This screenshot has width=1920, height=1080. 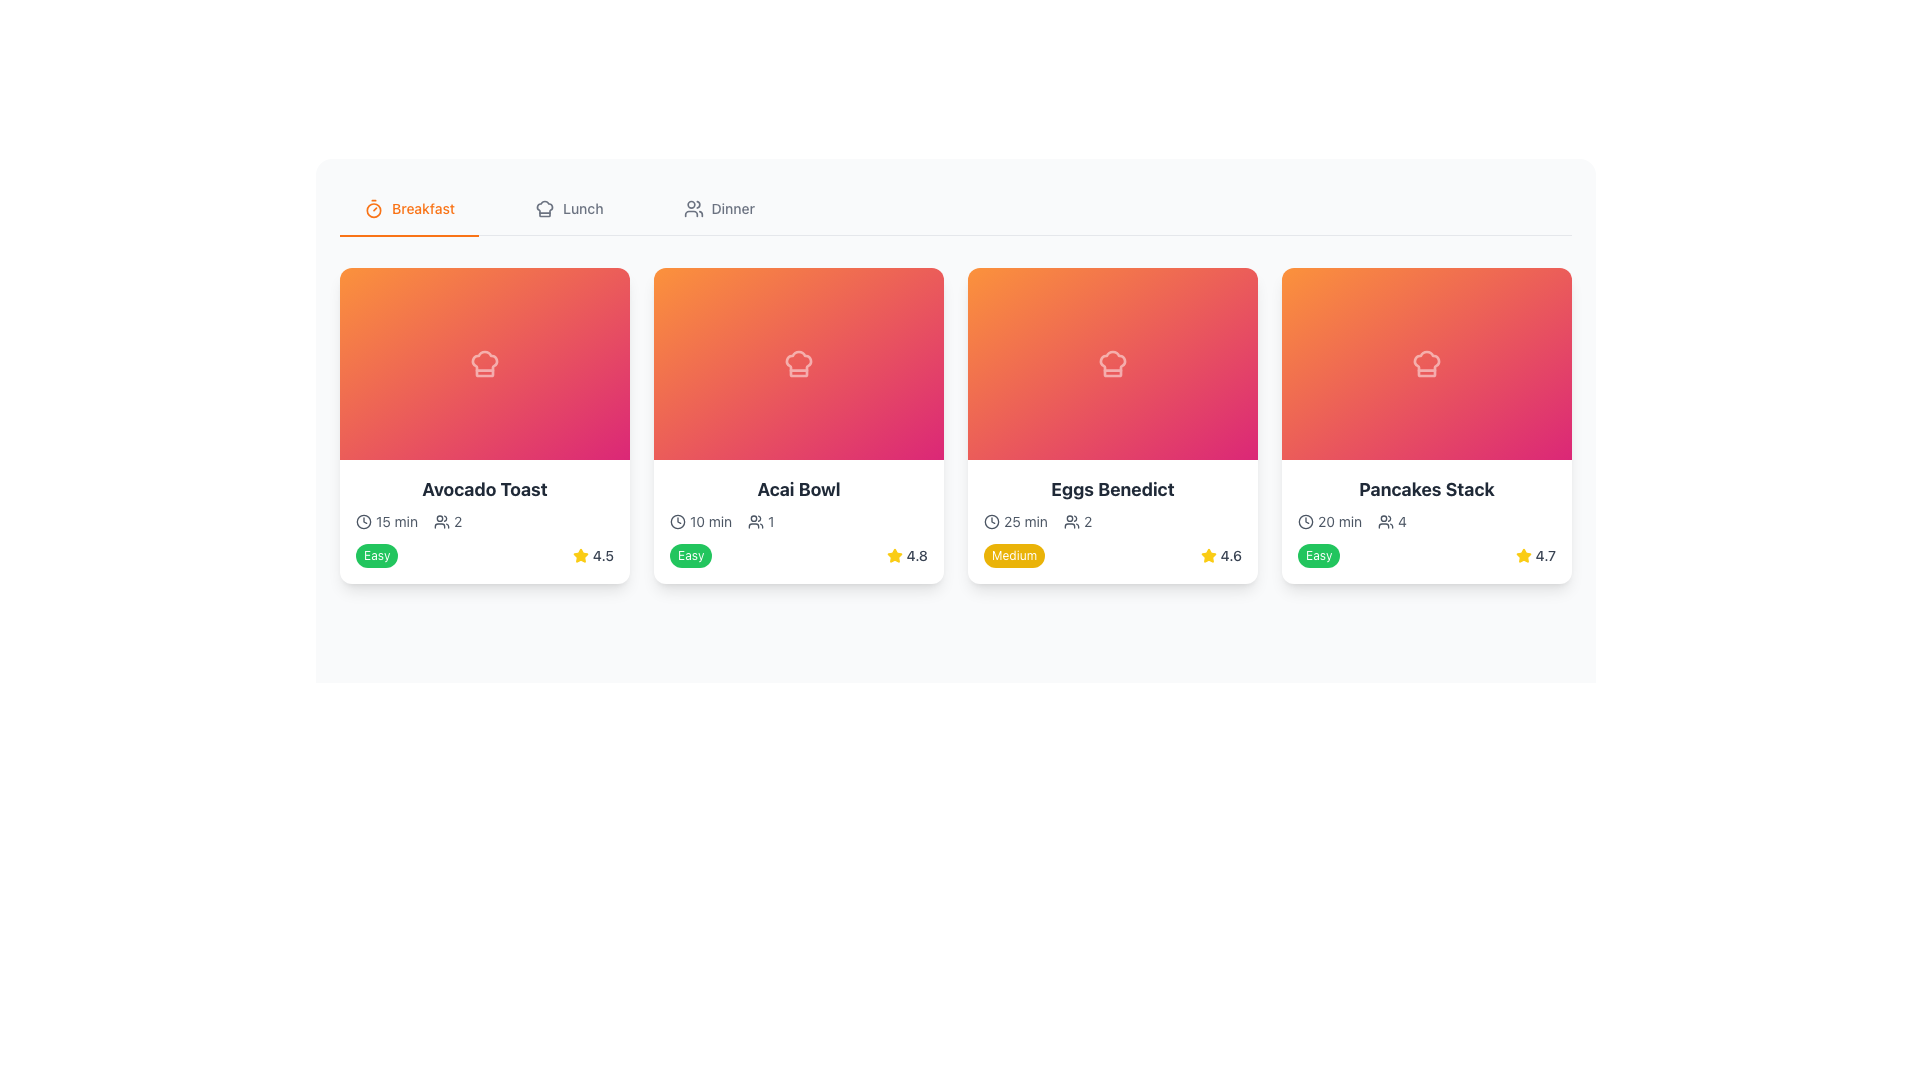 I want to click on the rating indicator displaying a yellow star icon and the numeric rating '4.5' located at the bottom-right of the 'Avocado Toast' card, so click(x=592, y=555).